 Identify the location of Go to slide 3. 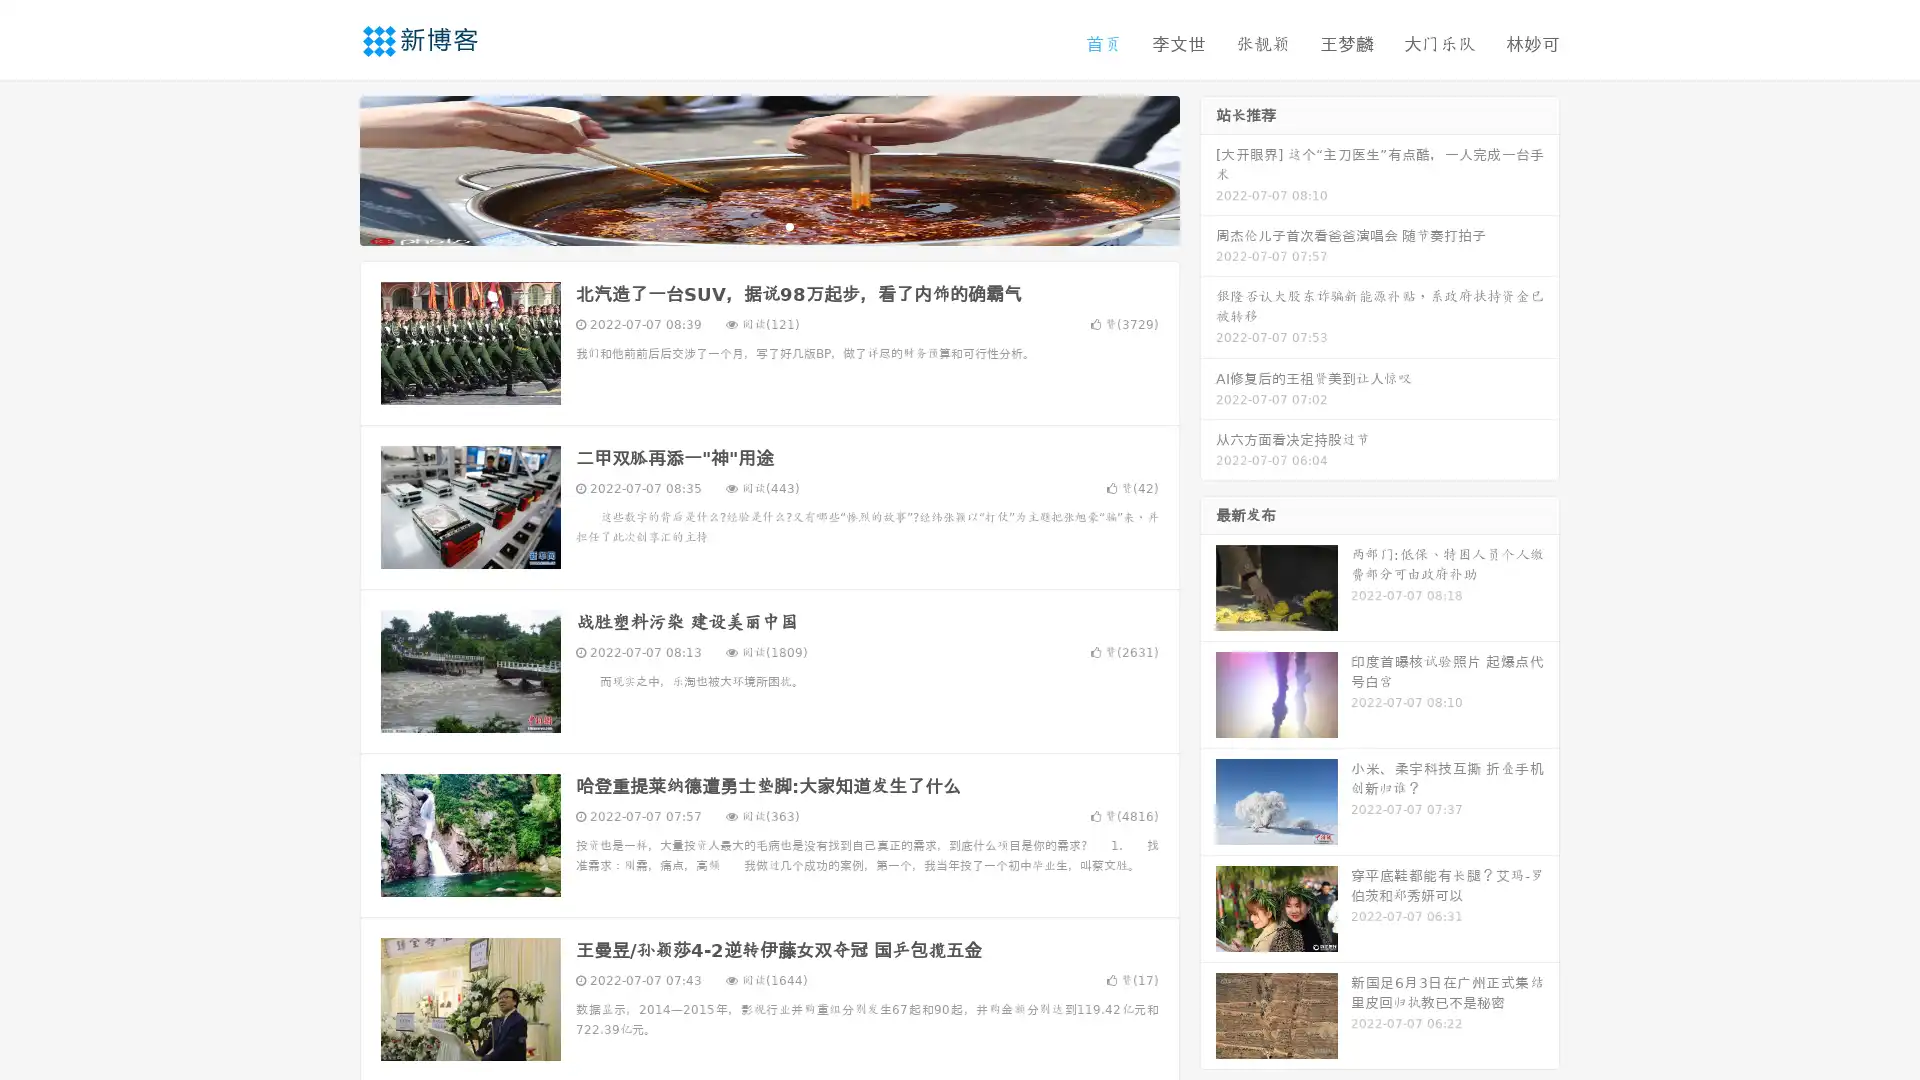
(789, 225).